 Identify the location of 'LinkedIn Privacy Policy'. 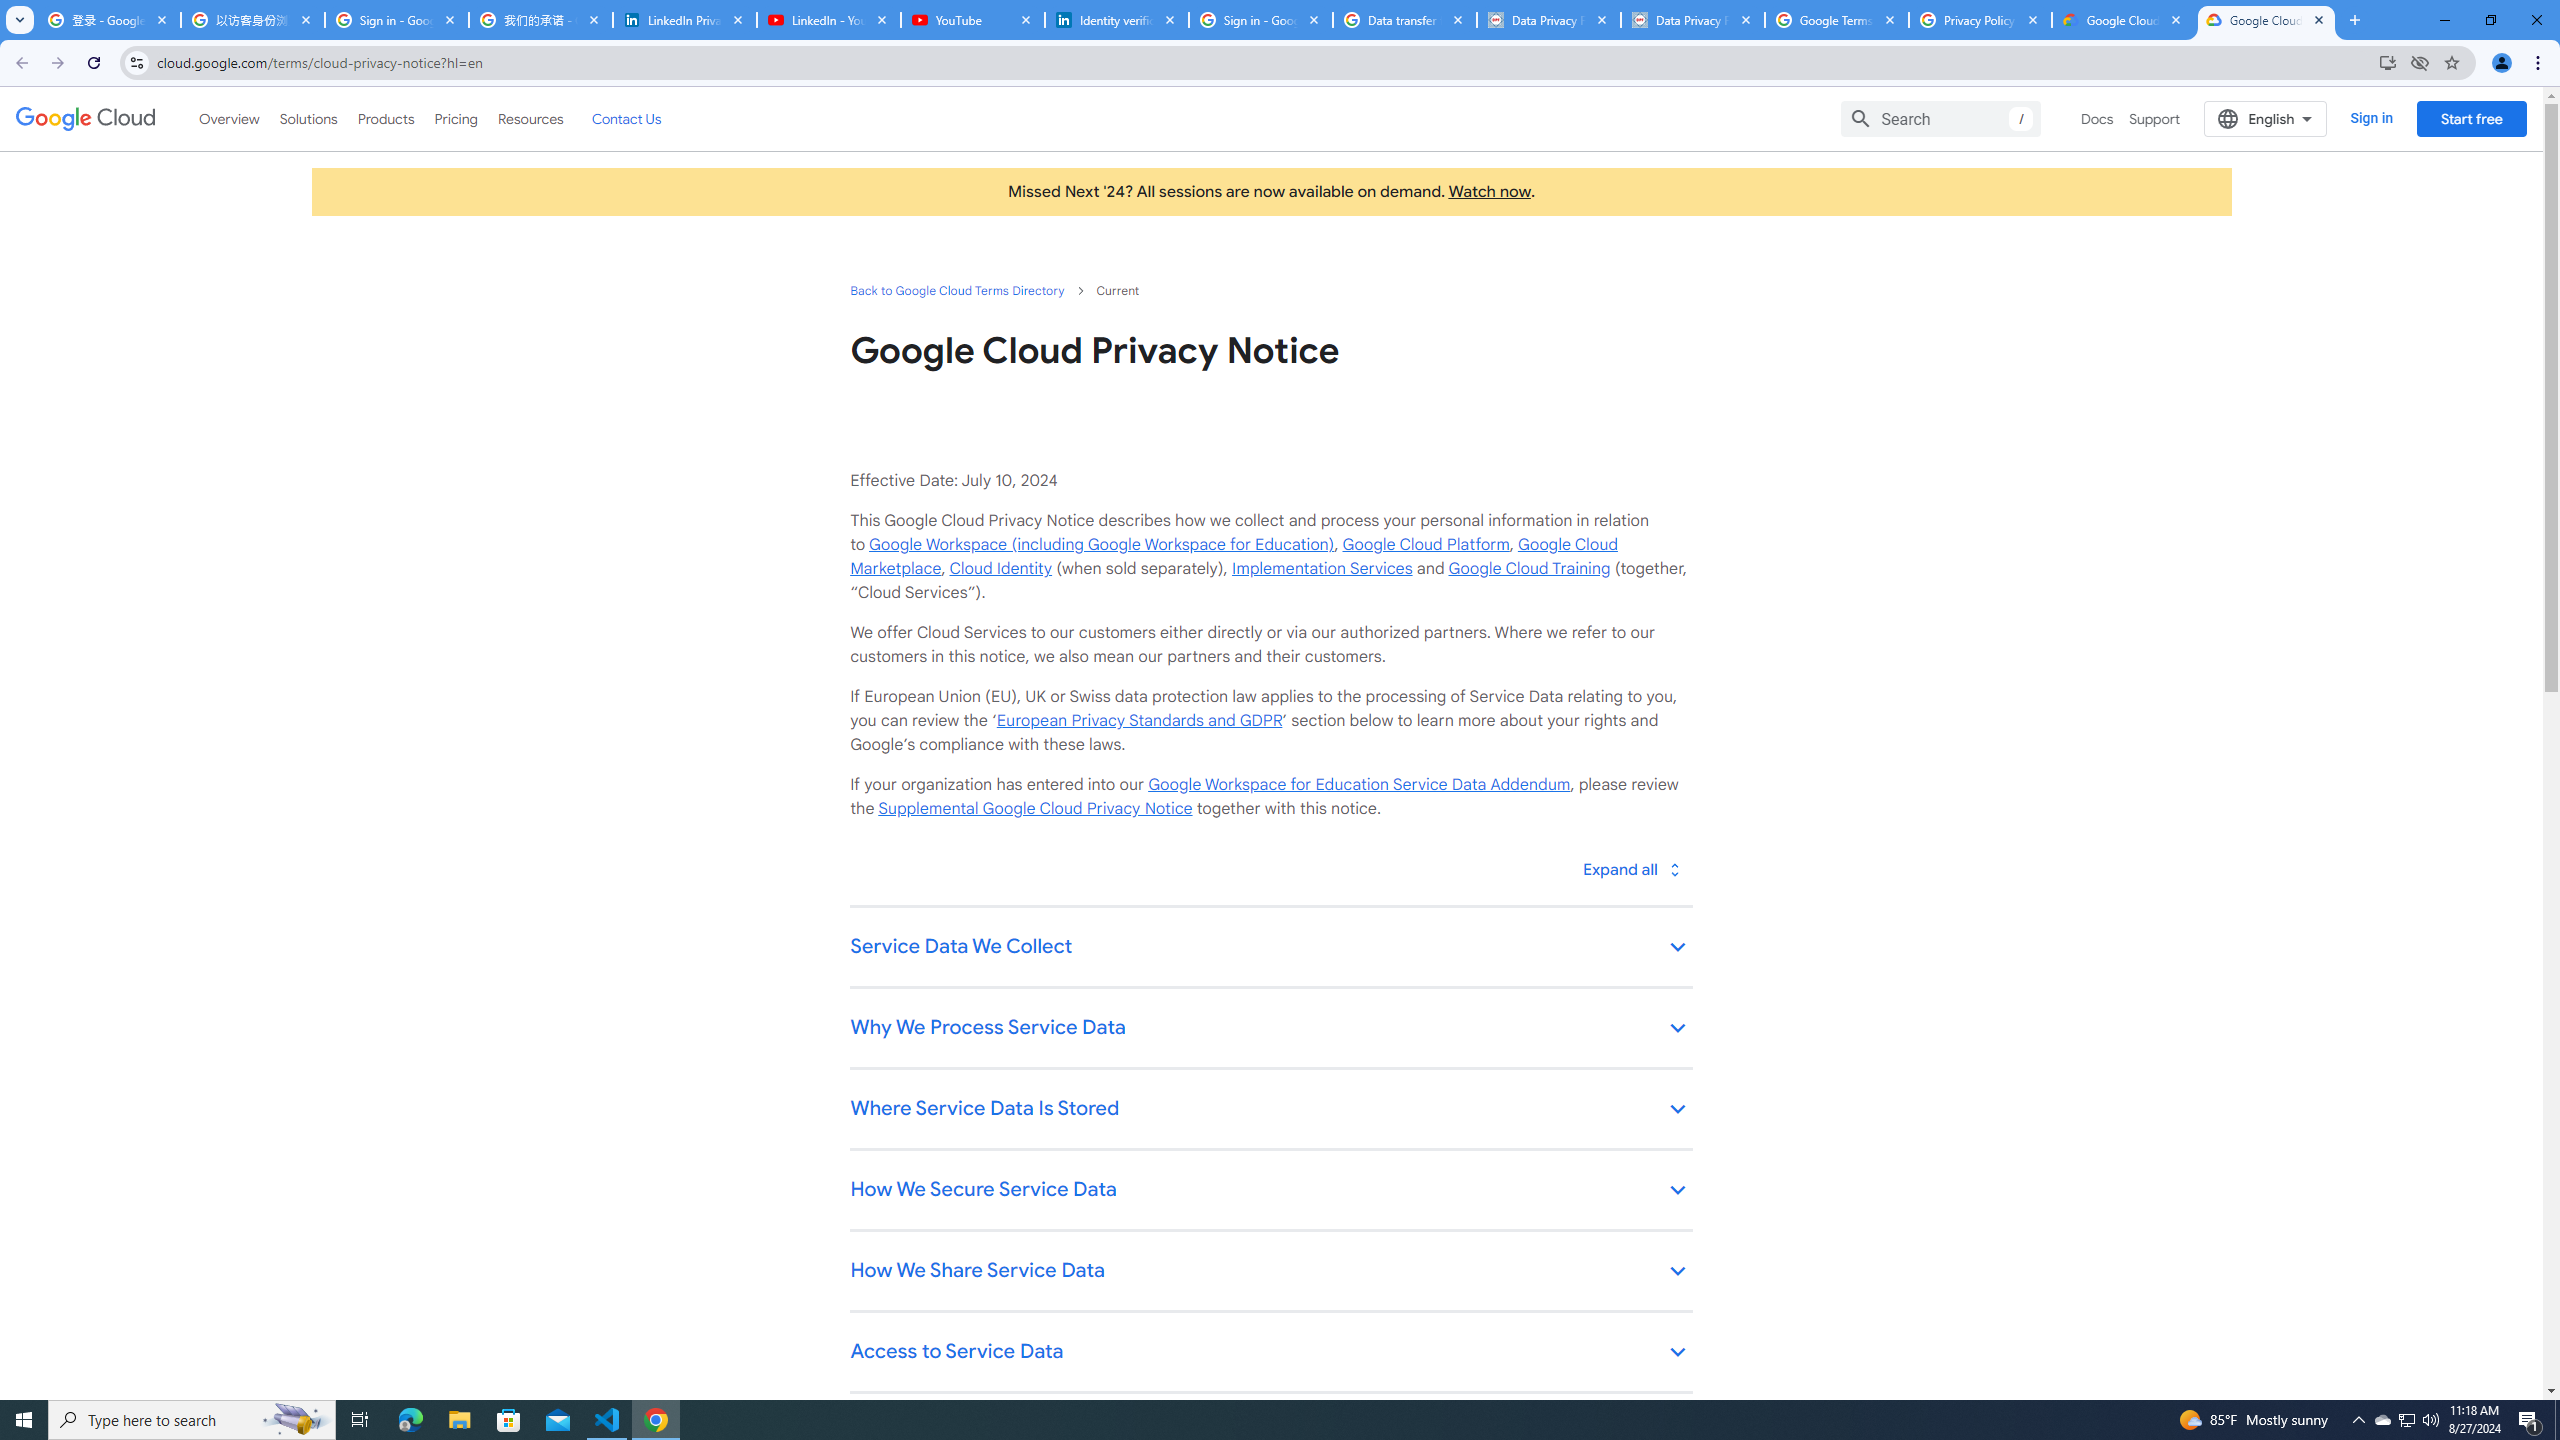
(684, 19).